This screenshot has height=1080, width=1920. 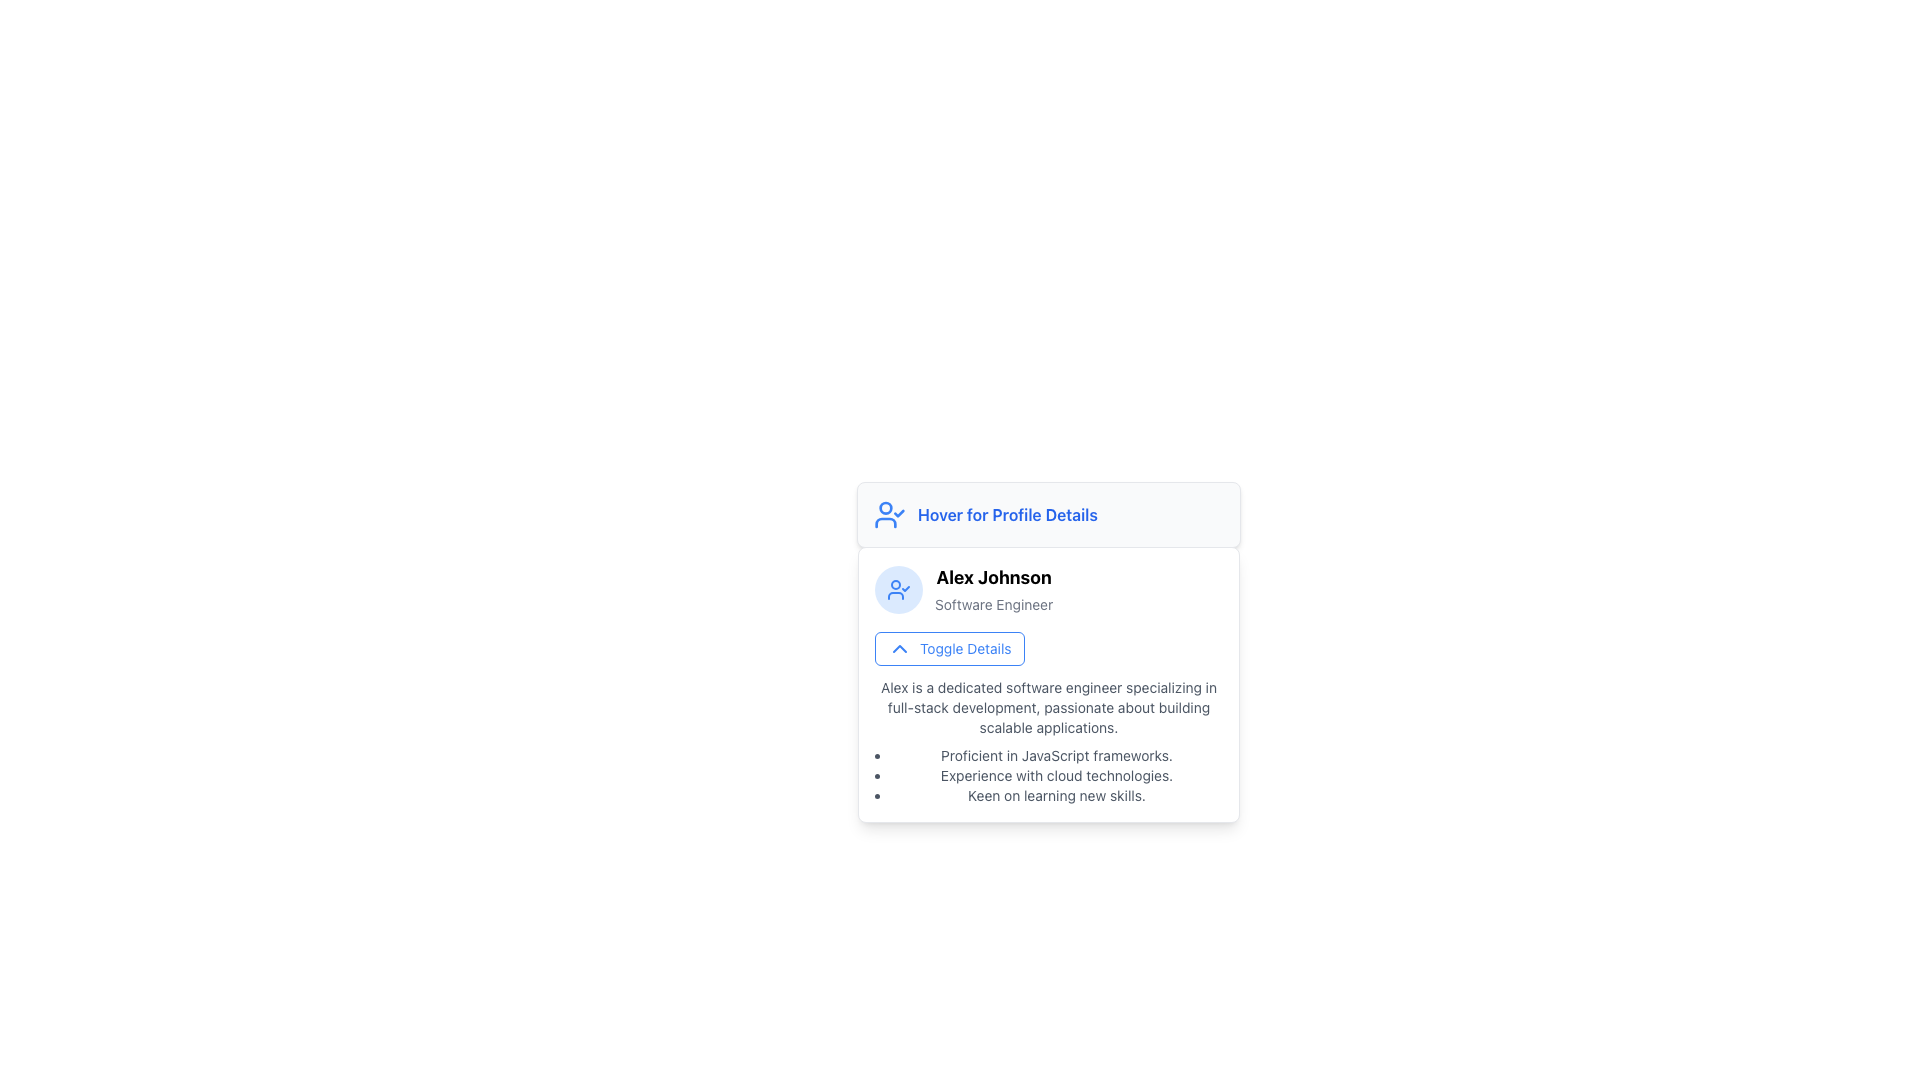 What do you see at coordinates (1055, 756) in the screenshot?
I see `the first bulleted item that displays the text 'Proficient in JavaScript frameworks.' in a black font` at bounding box center [1055, 756].